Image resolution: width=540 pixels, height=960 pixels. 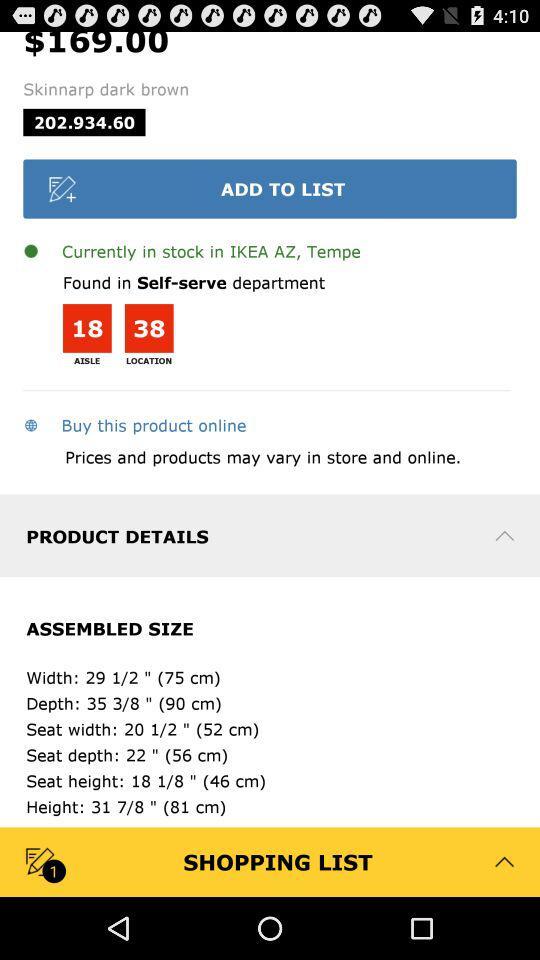 I want to click on blue text, so click(x=134, y=424).